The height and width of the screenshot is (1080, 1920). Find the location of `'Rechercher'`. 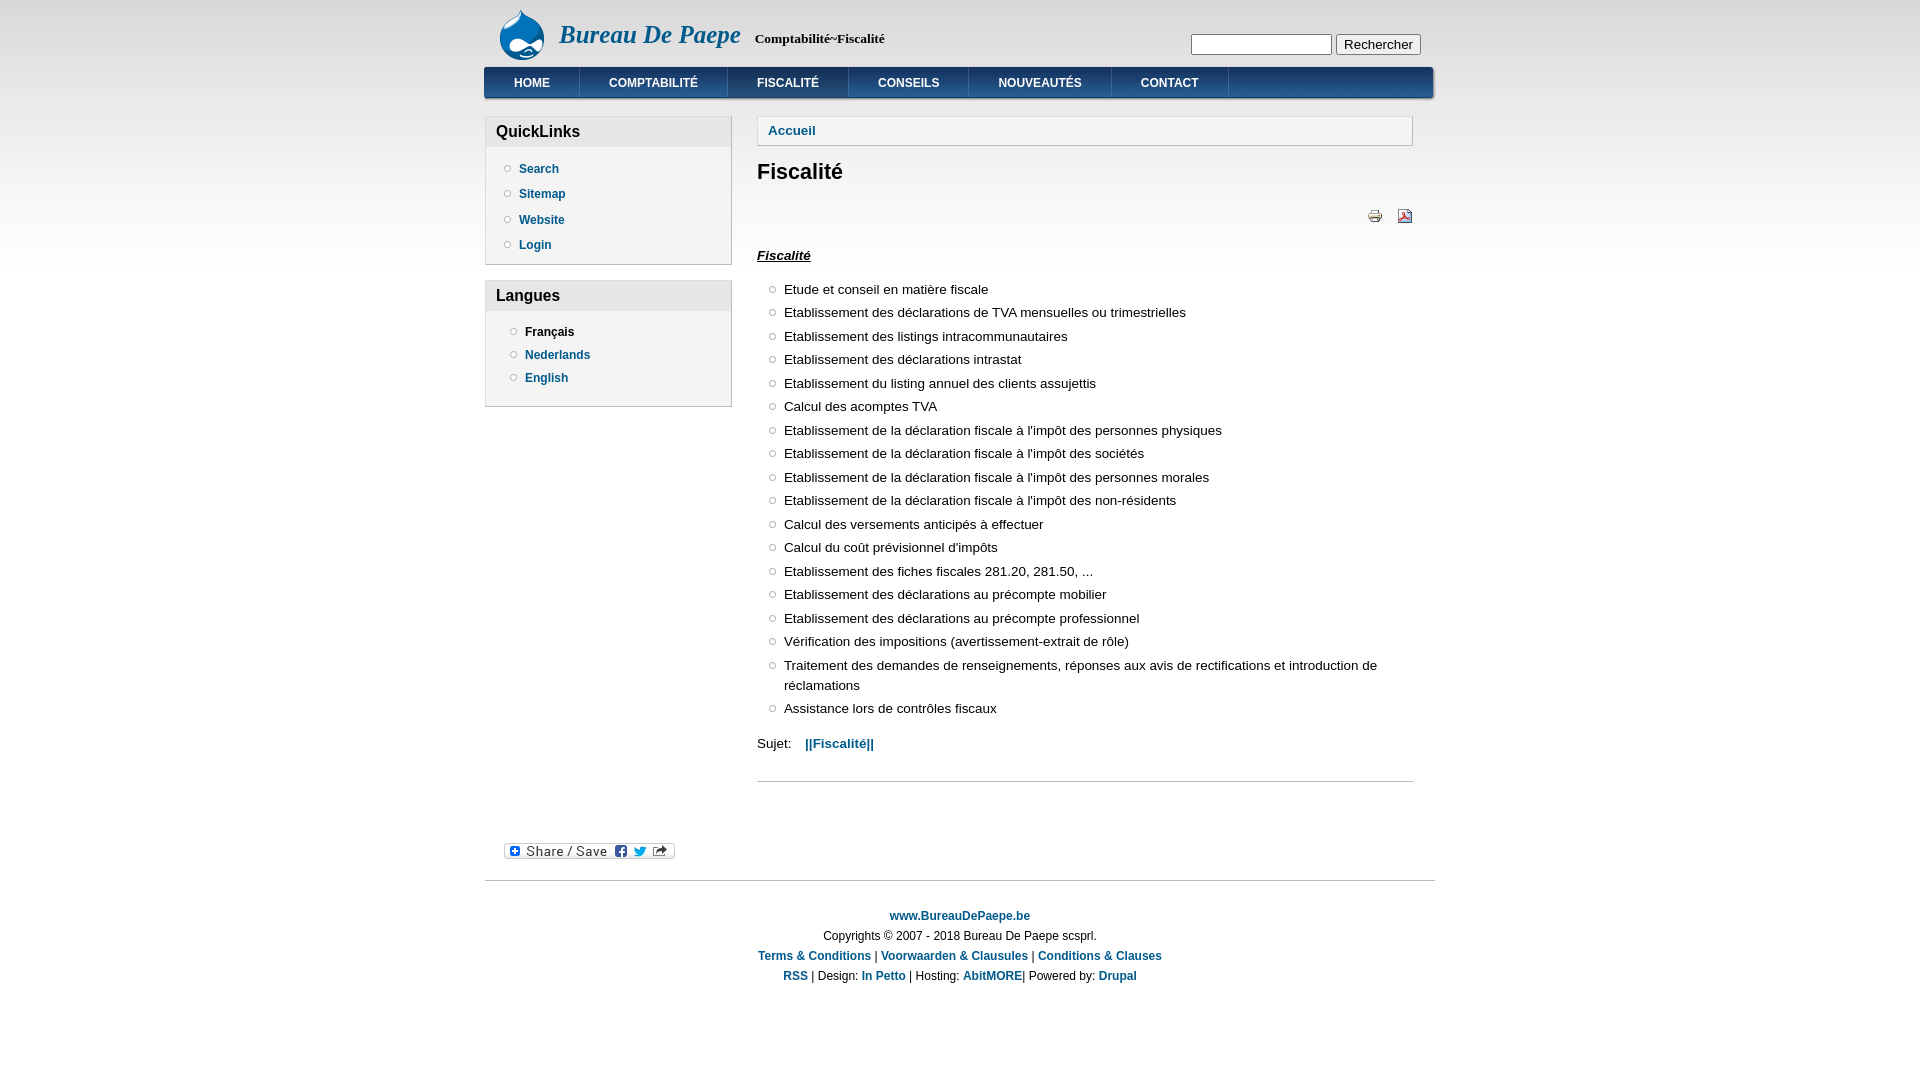

'Rechercher' is located at coordinates (1377, 44).